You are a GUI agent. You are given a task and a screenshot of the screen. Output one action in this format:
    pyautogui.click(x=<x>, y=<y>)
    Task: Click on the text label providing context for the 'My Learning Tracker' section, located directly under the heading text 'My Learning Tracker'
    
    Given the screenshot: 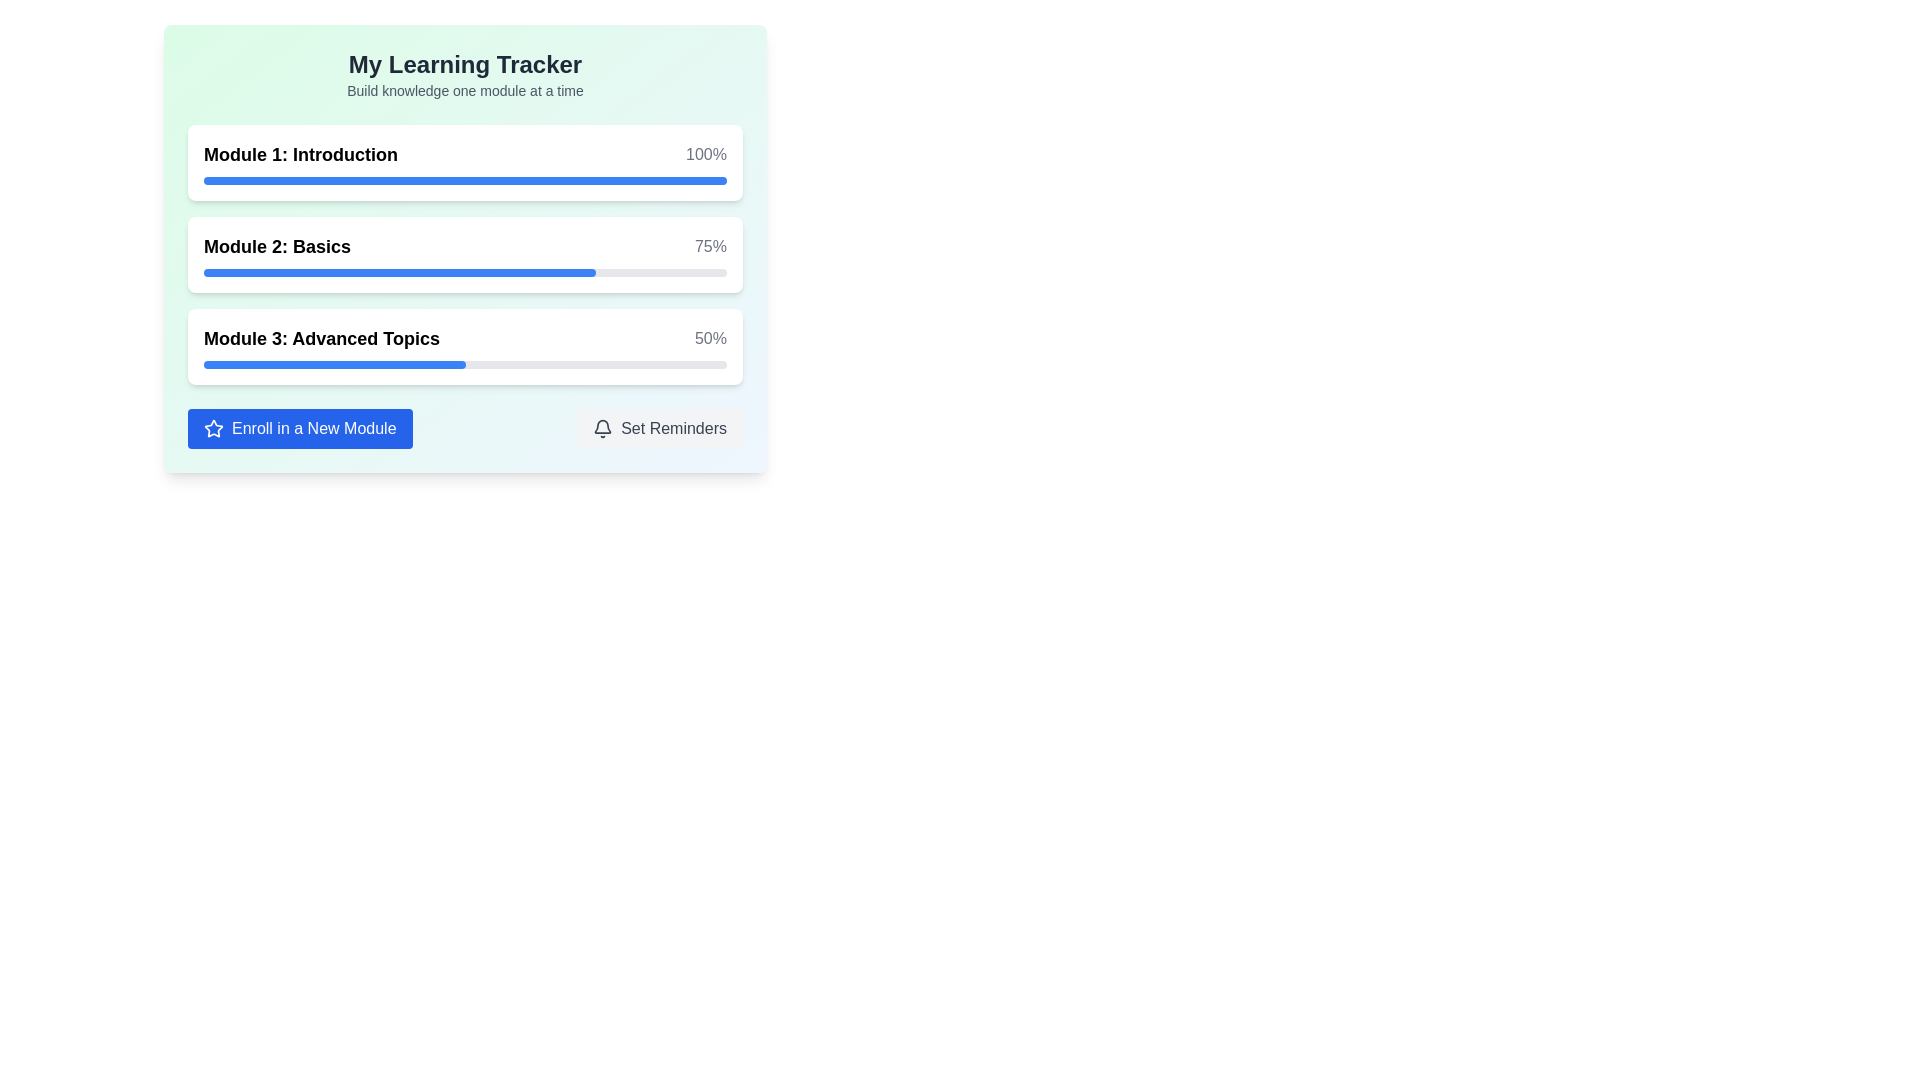 What is the action you would take?
    pyautogui.click(x=464, y=91)
    